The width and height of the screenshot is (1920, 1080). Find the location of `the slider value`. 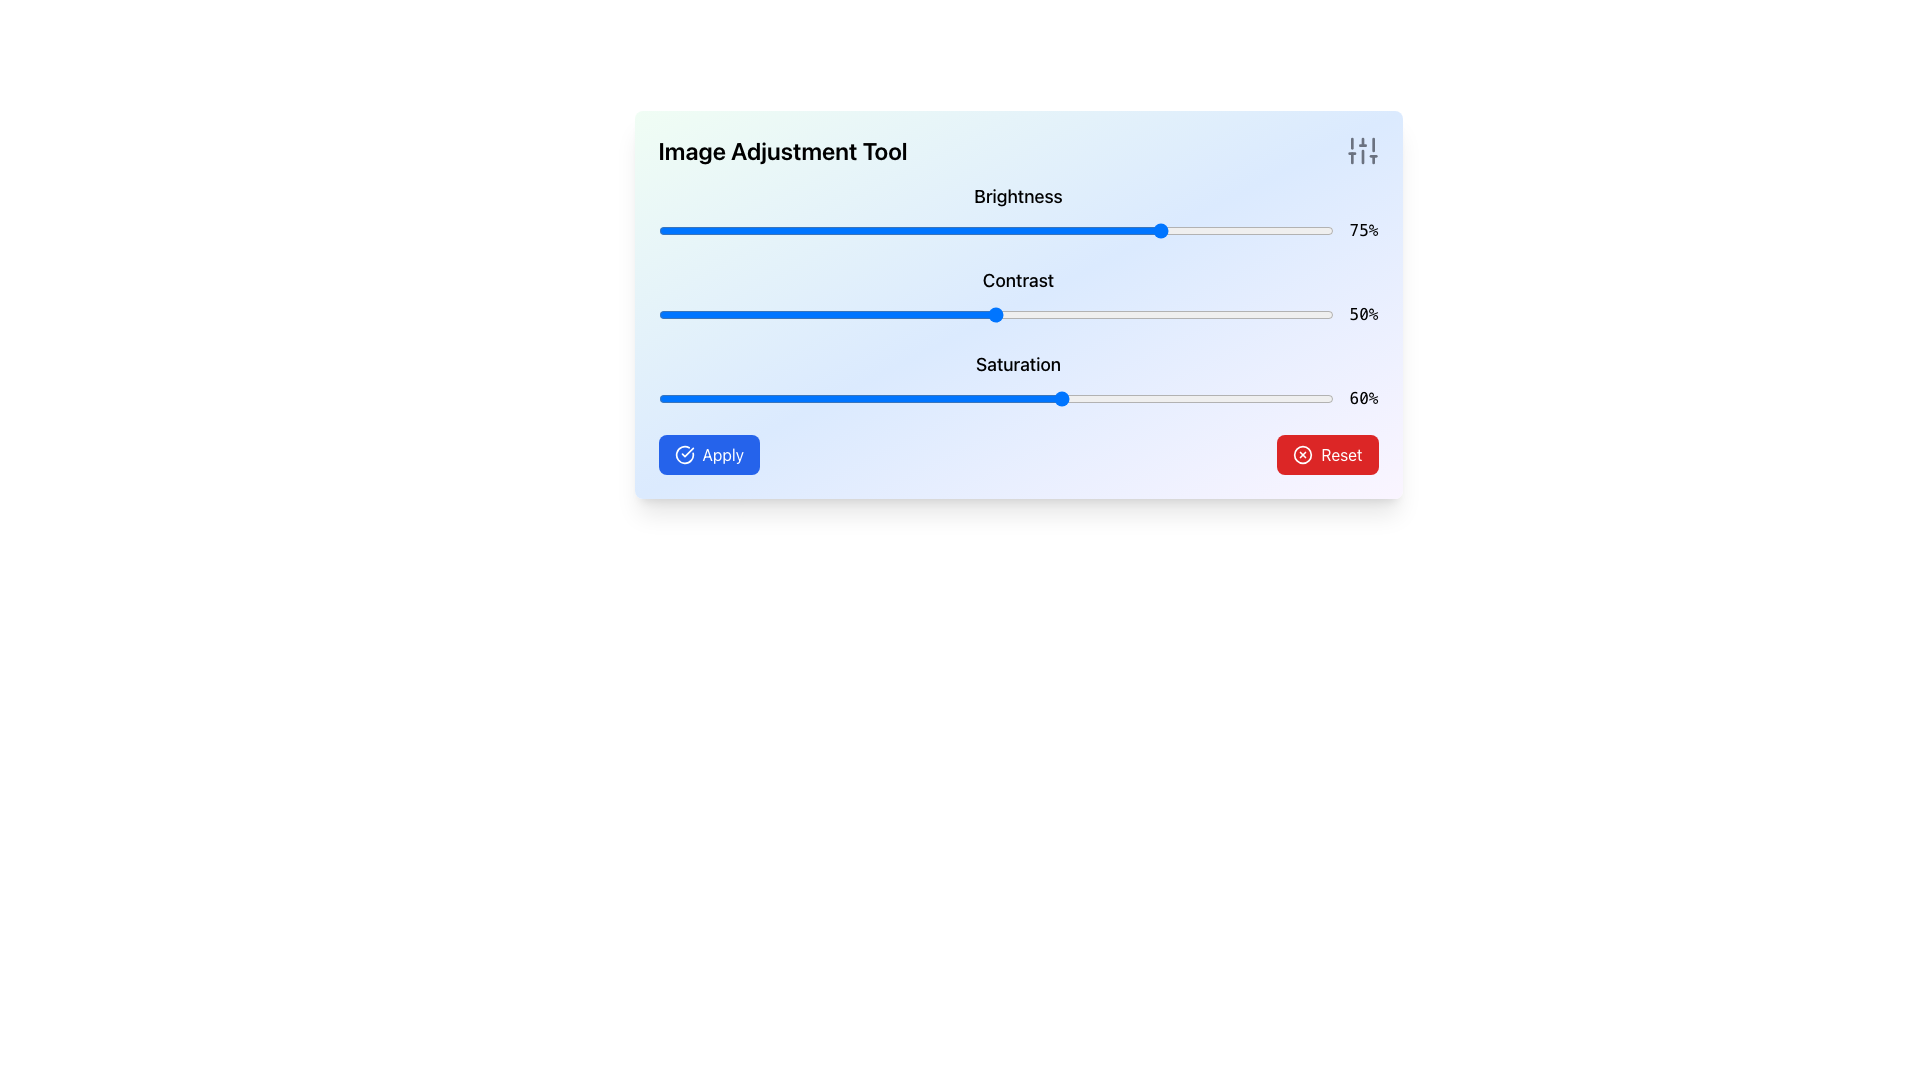

the slider value is located at coordinates (1062, 398).